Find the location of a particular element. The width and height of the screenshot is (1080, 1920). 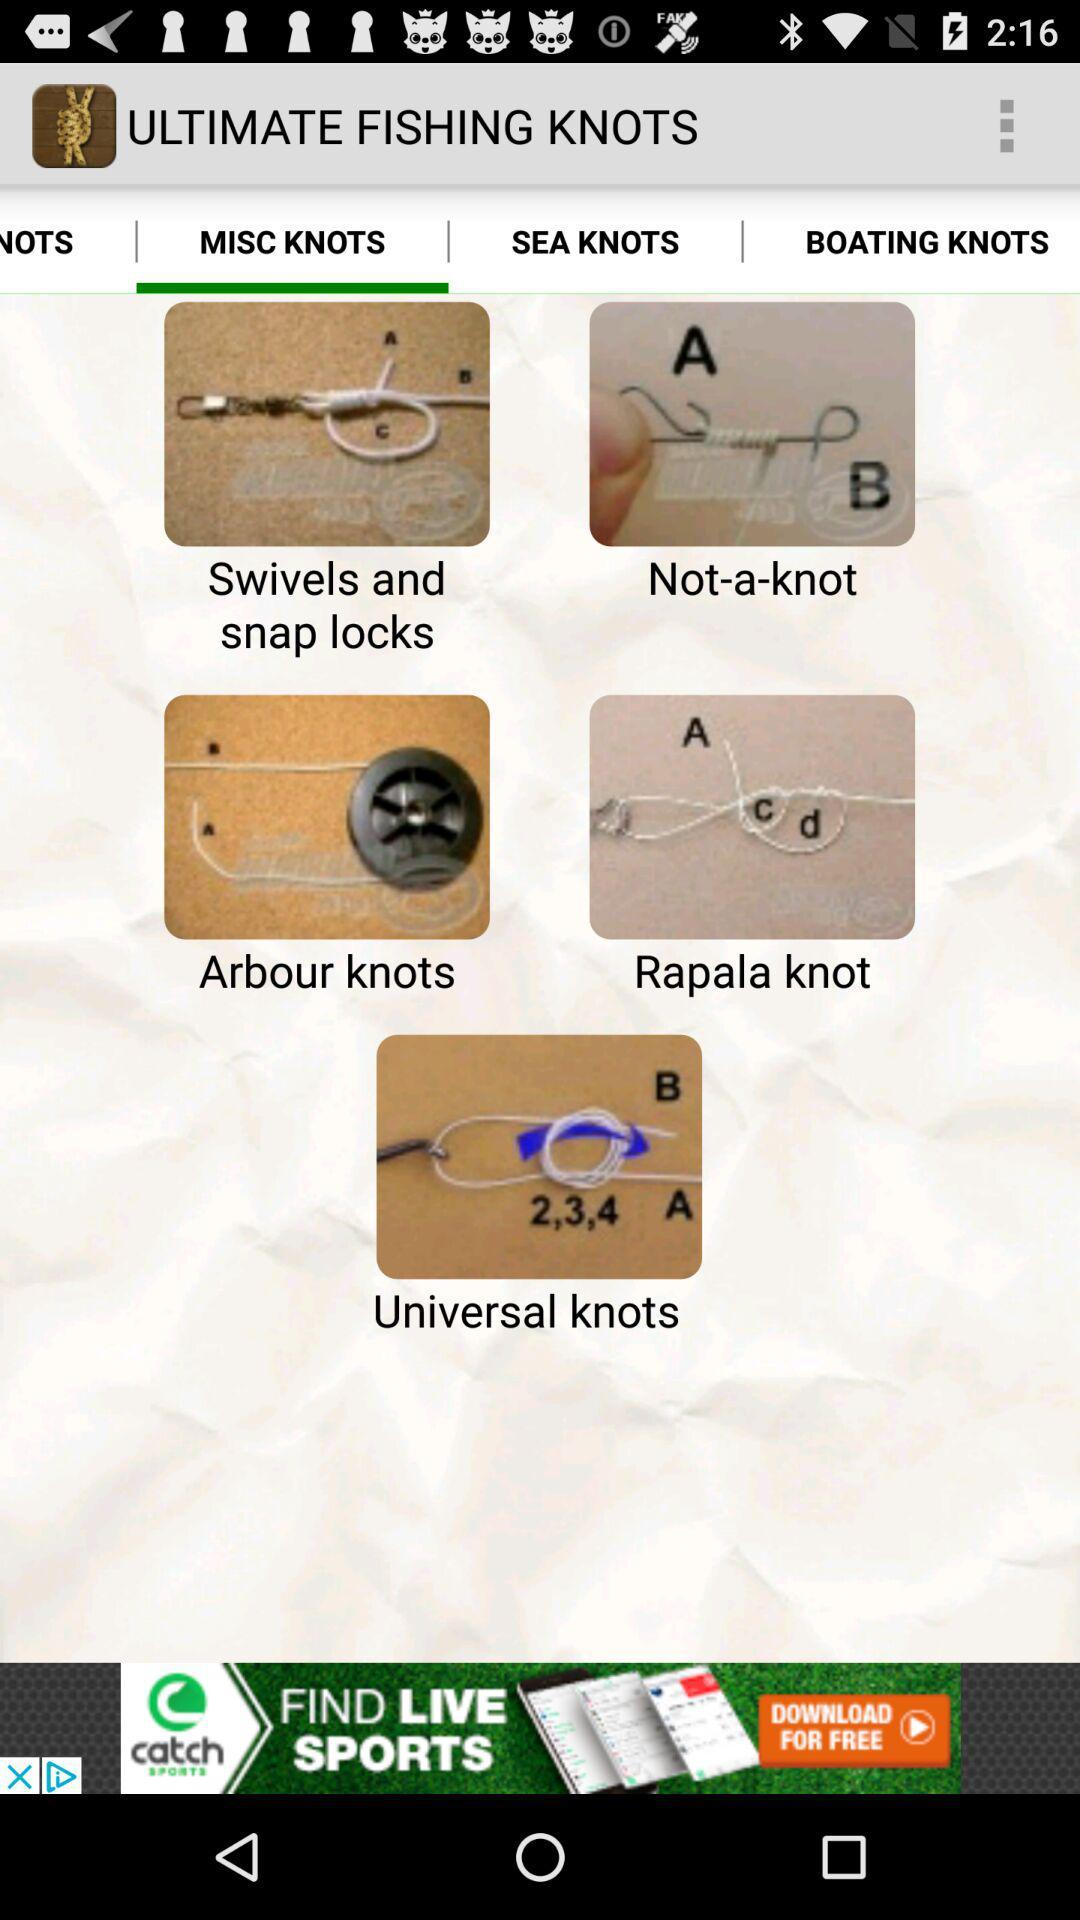

app to the right of sea knots app is located at coordinates (911, 240).